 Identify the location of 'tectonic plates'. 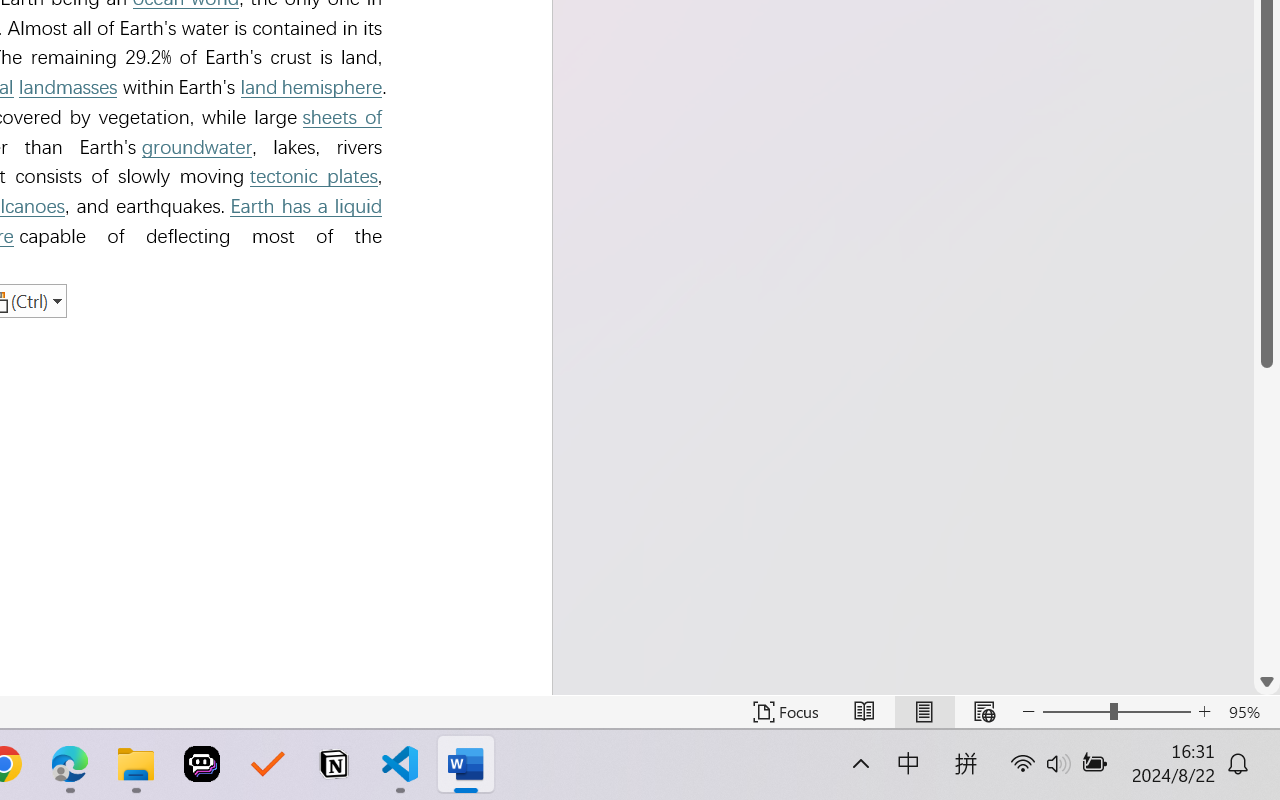
(312, 175).